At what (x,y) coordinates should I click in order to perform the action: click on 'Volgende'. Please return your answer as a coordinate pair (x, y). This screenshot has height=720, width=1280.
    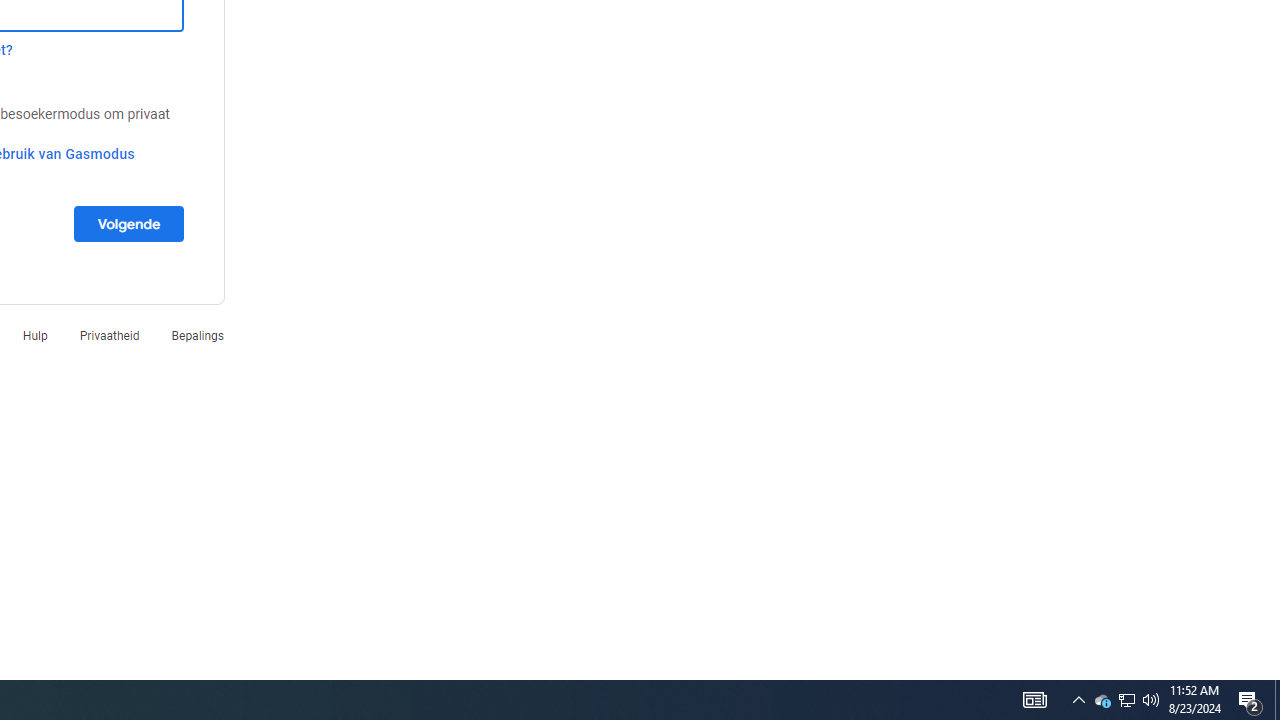
    Looking at the image, I should click on (127, 223).